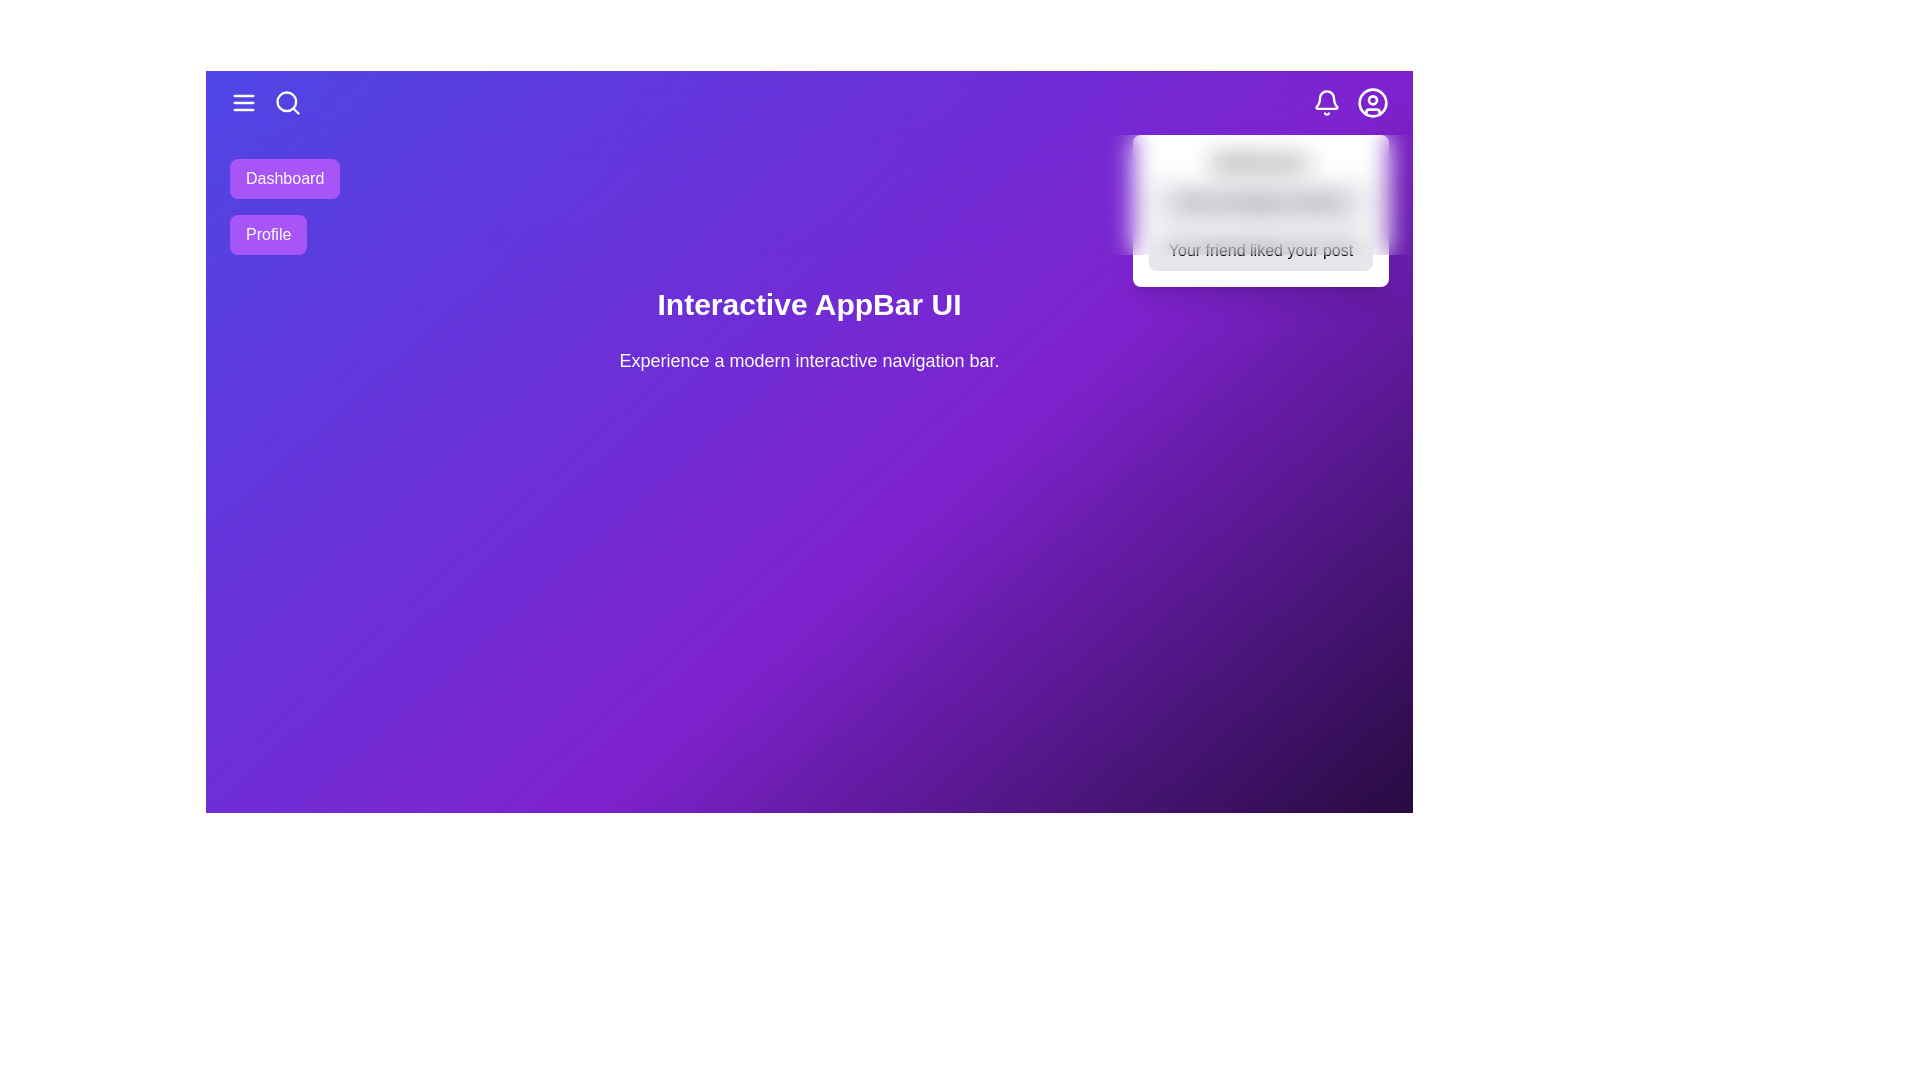 The height and width of the screenshot is (1080, 1920). I want to click on the Dashboard button to navigate to the Dashboard section, so click(283, 177).